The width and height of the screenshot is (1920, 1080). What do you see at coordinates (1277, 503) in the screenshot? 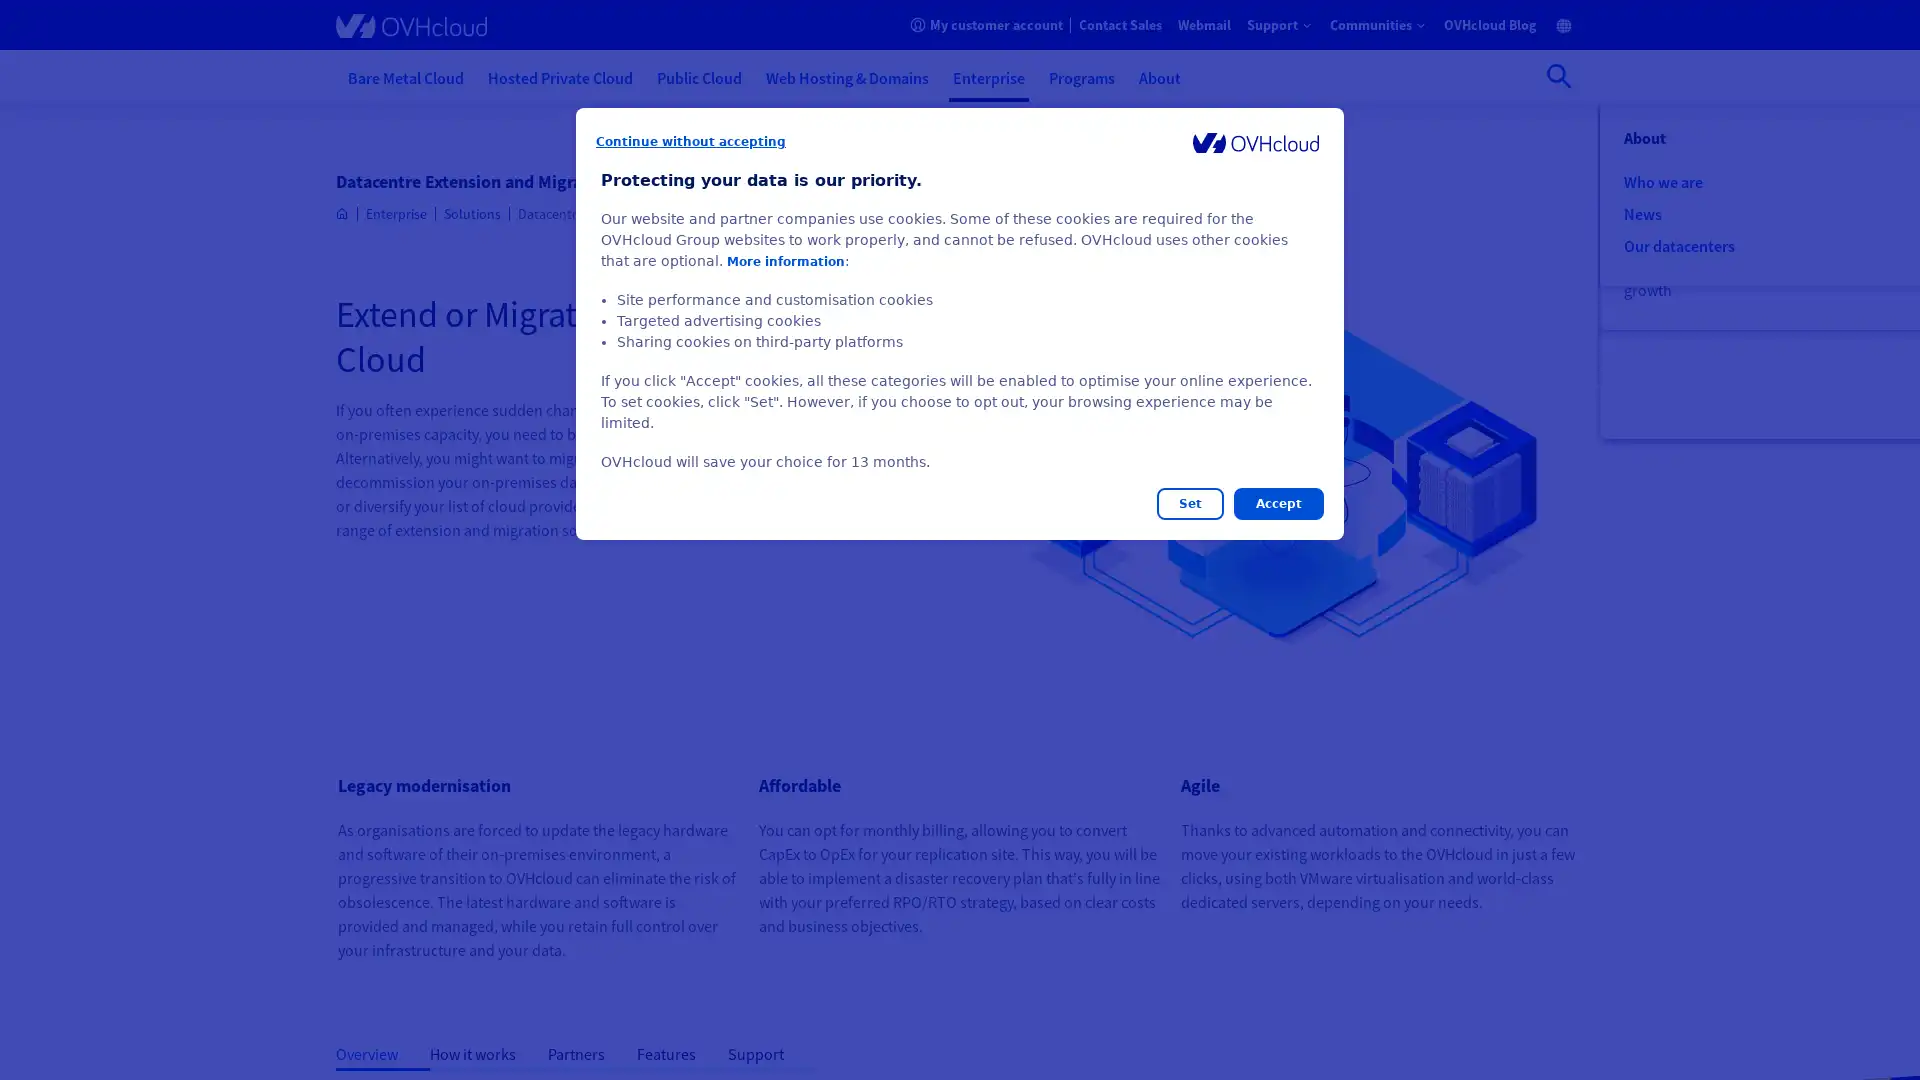
I see `Accept` at bounding box center [1277, 503].